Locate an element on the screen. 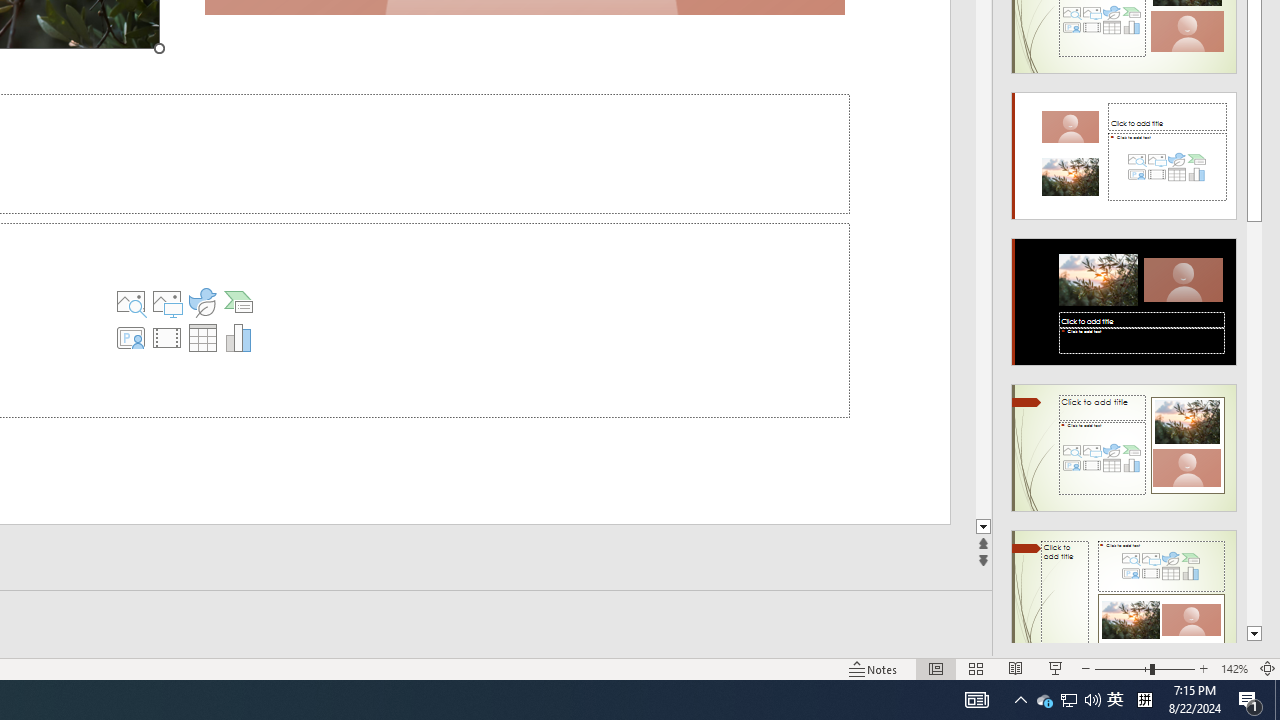 Image resolution: width=1280 pixels, height=720 pixels. 'Insert Cameo' is located at coordinates (130, 337).